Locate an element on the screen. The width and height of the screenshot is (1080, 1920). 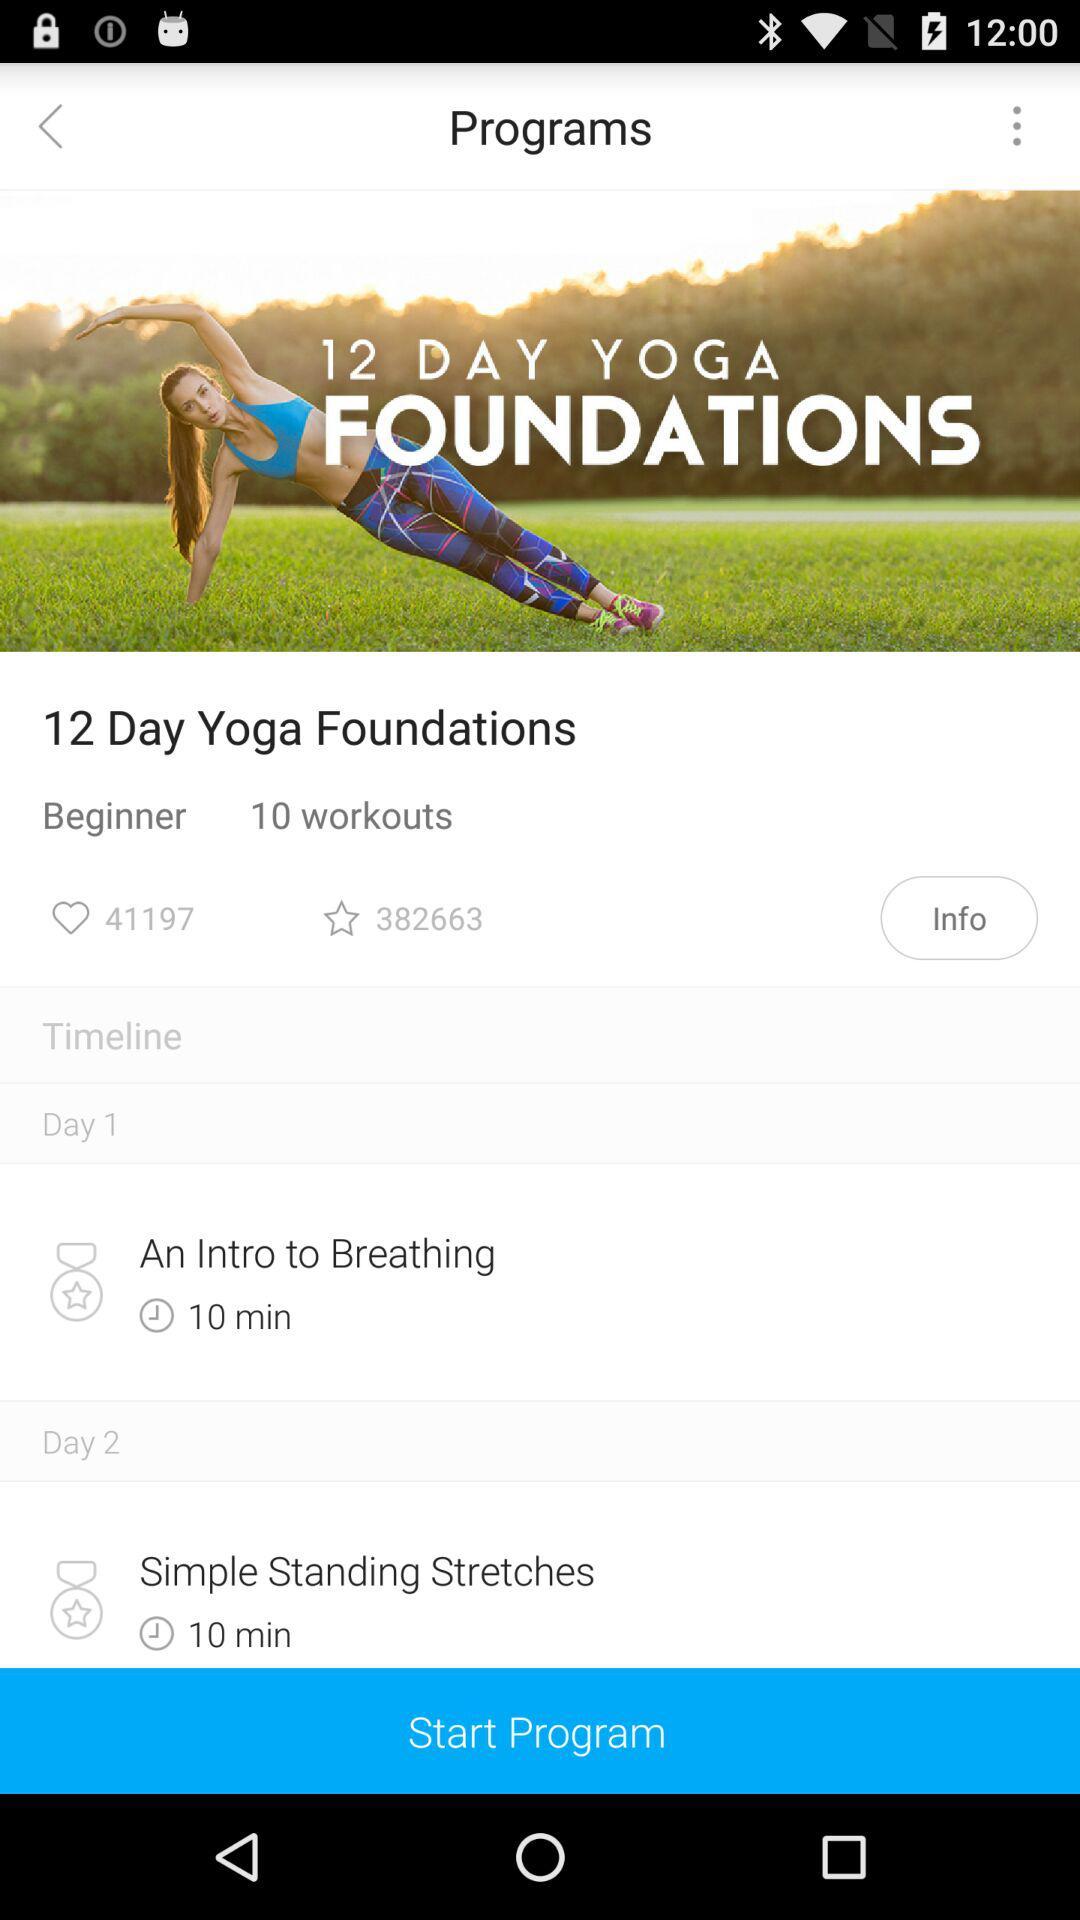
the info item is located at coordinates (958, 916).